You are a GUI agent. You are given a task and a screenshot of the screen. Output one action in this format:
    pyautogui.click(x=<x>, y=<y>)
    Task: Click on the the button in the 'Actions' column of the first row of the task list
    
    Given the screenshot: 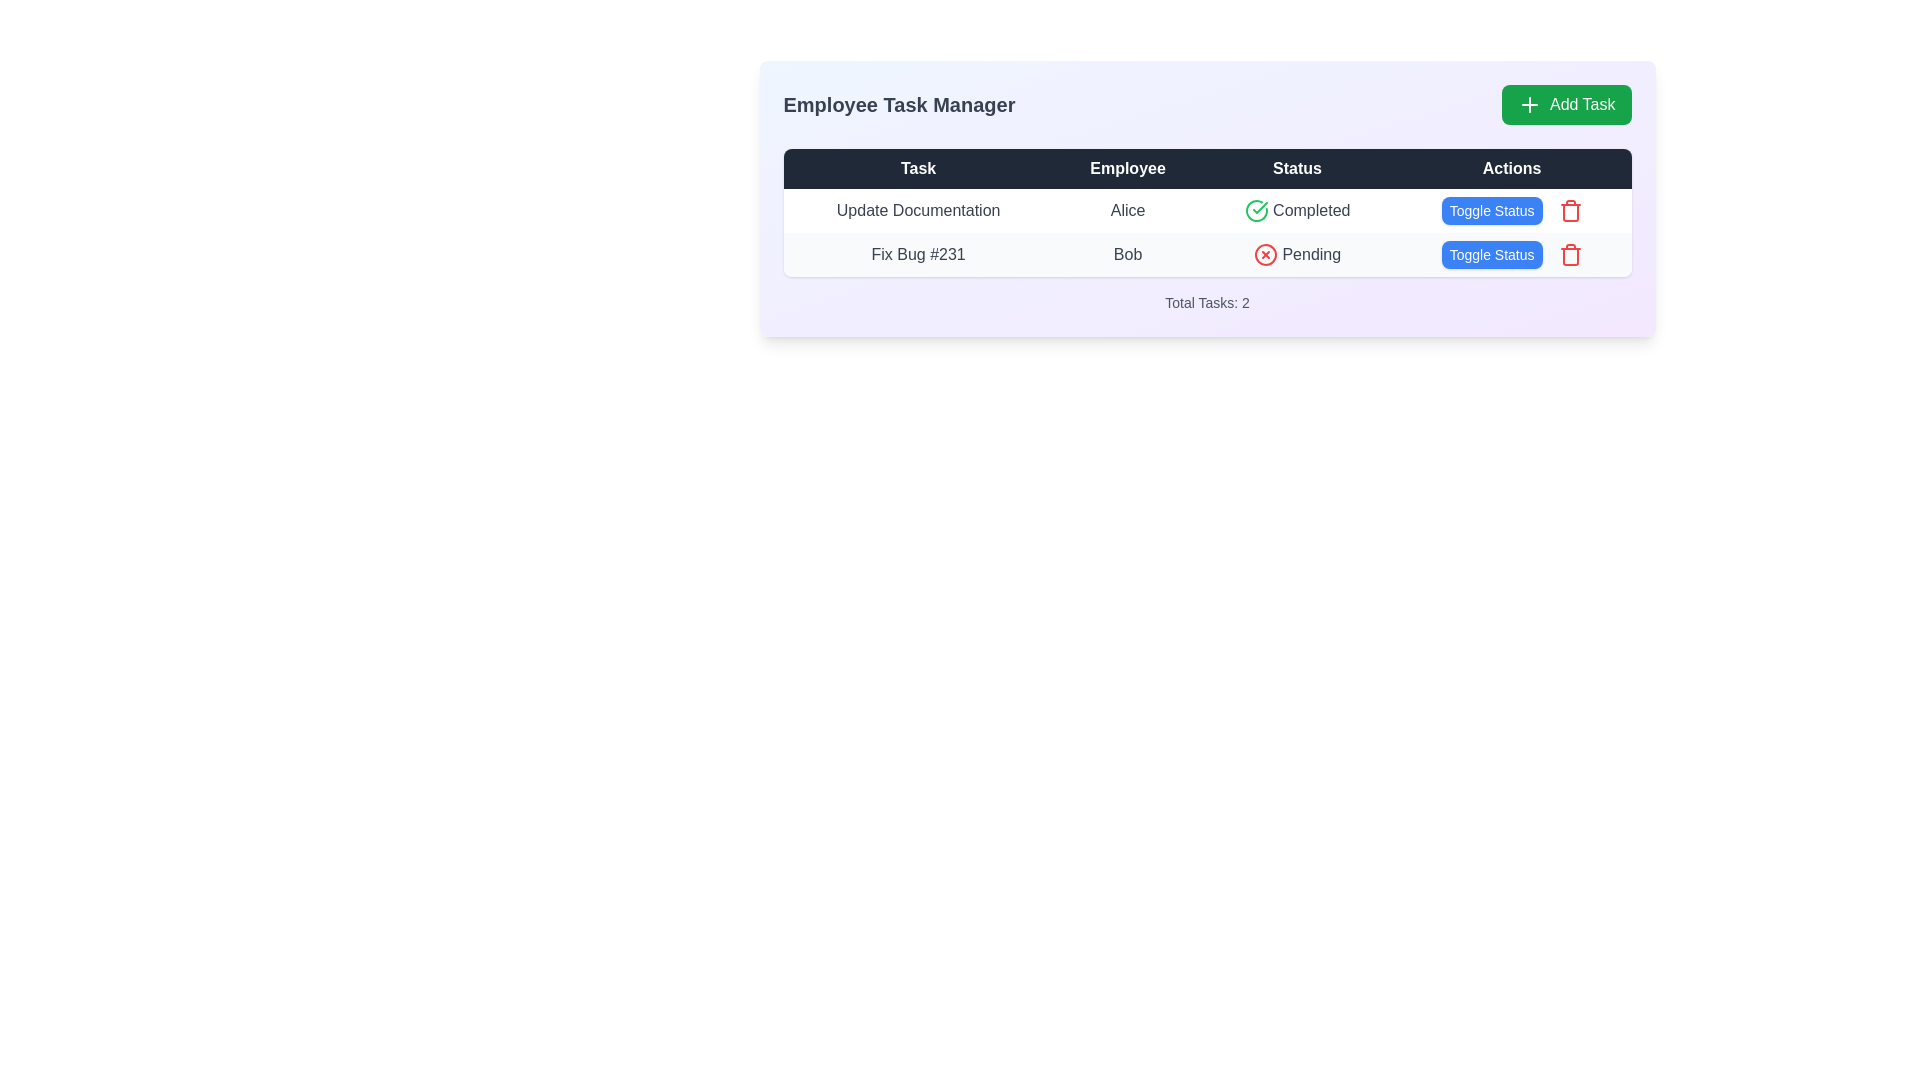 What is the action you would take?
    pyautogui.click(x=1512, y=211)
    